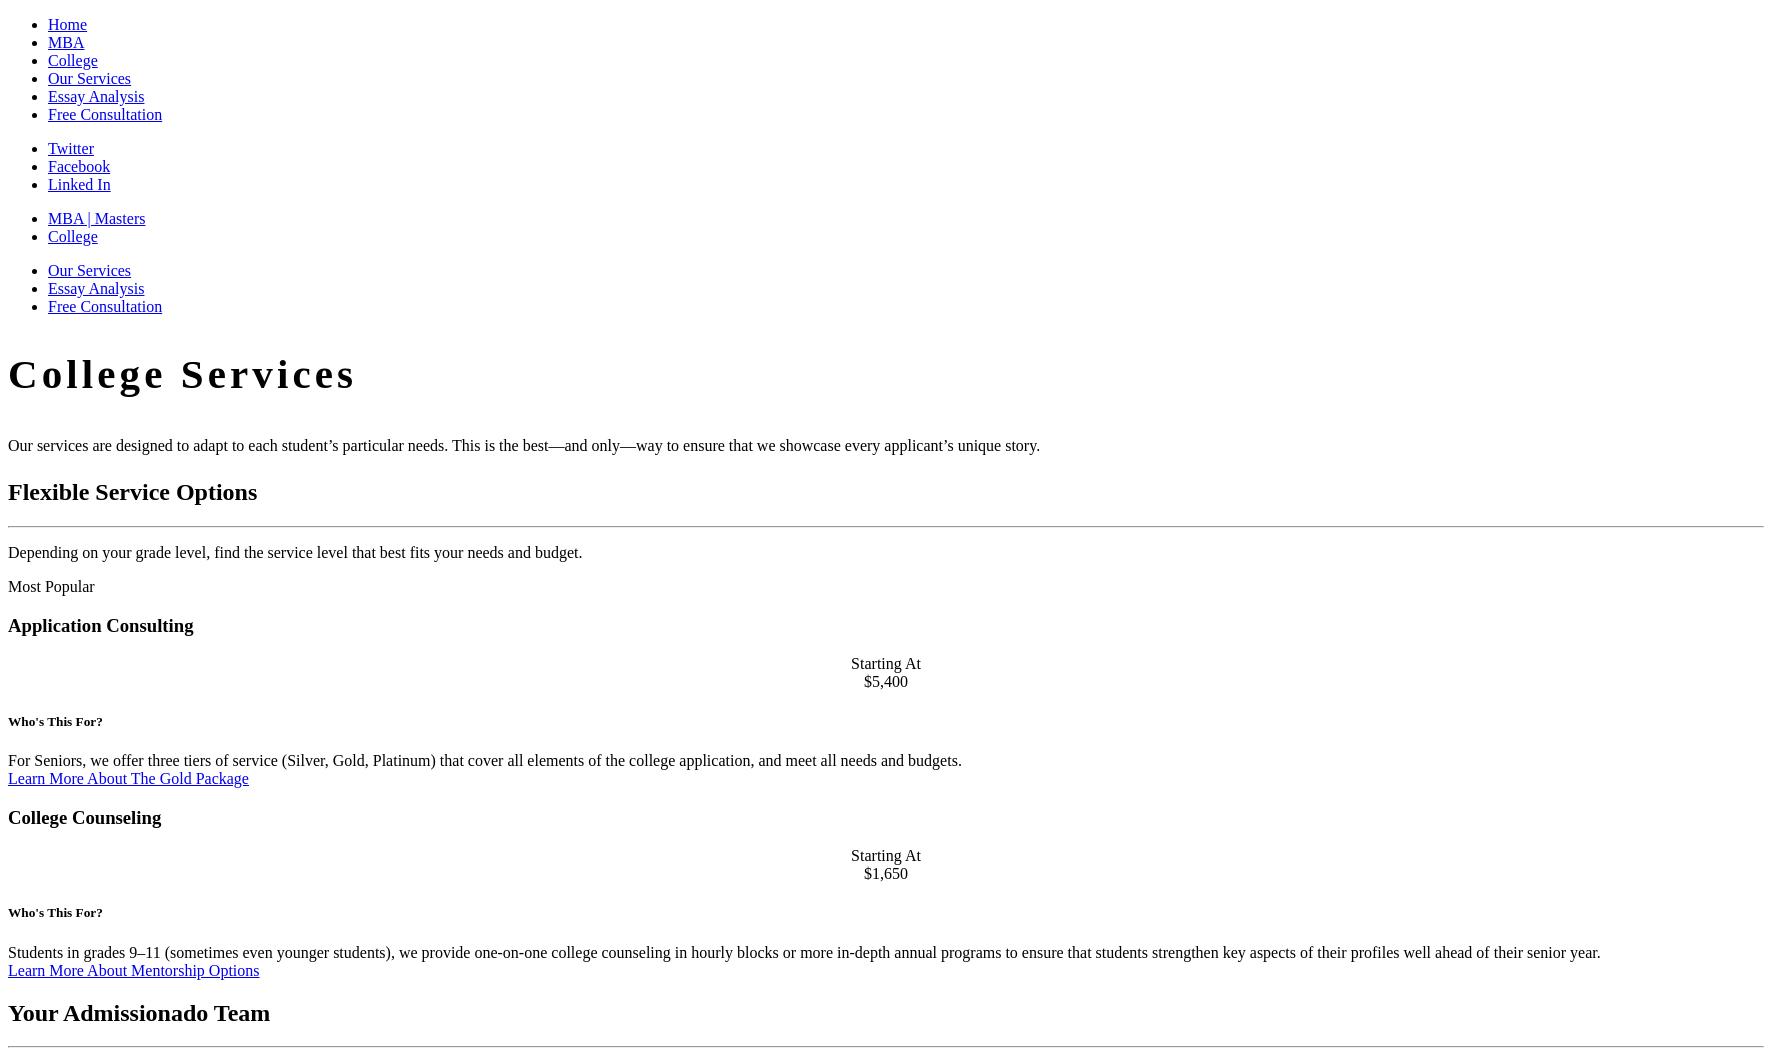 The image size is (1772, 1049). Describe the element at coordinates (132, 490) in the screenshot. I see `'Flexible Service Options'` at that location.